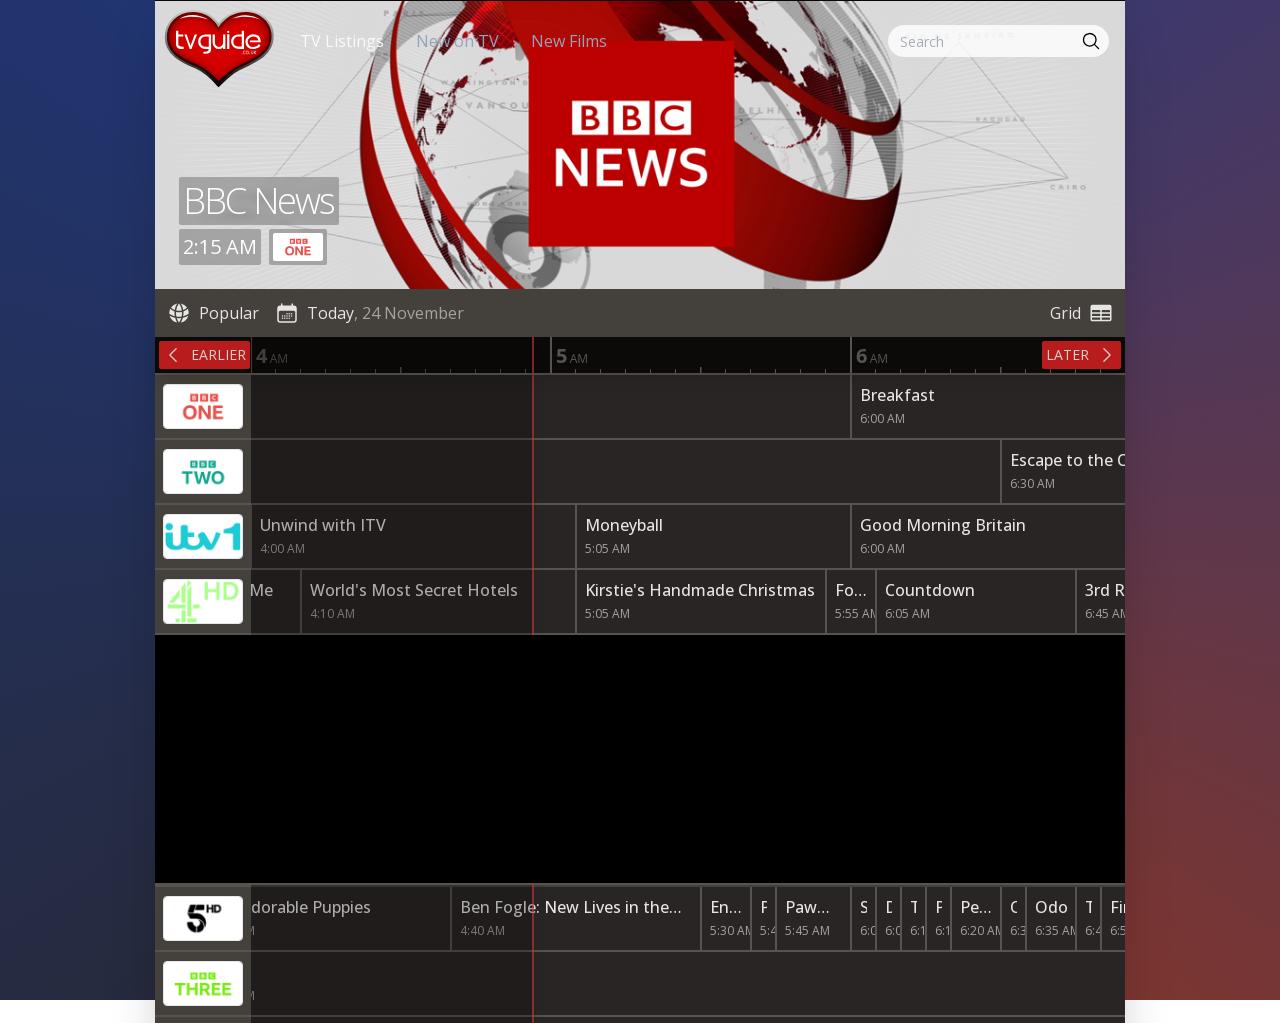 Image resolution: width=1280 pixels, height=1023 pixels. What do you see at coordinates (563, 917) in the screenshot?
I see `'Ben Fogle: New Lives in the Wild'` at bounding box center [563, 917].